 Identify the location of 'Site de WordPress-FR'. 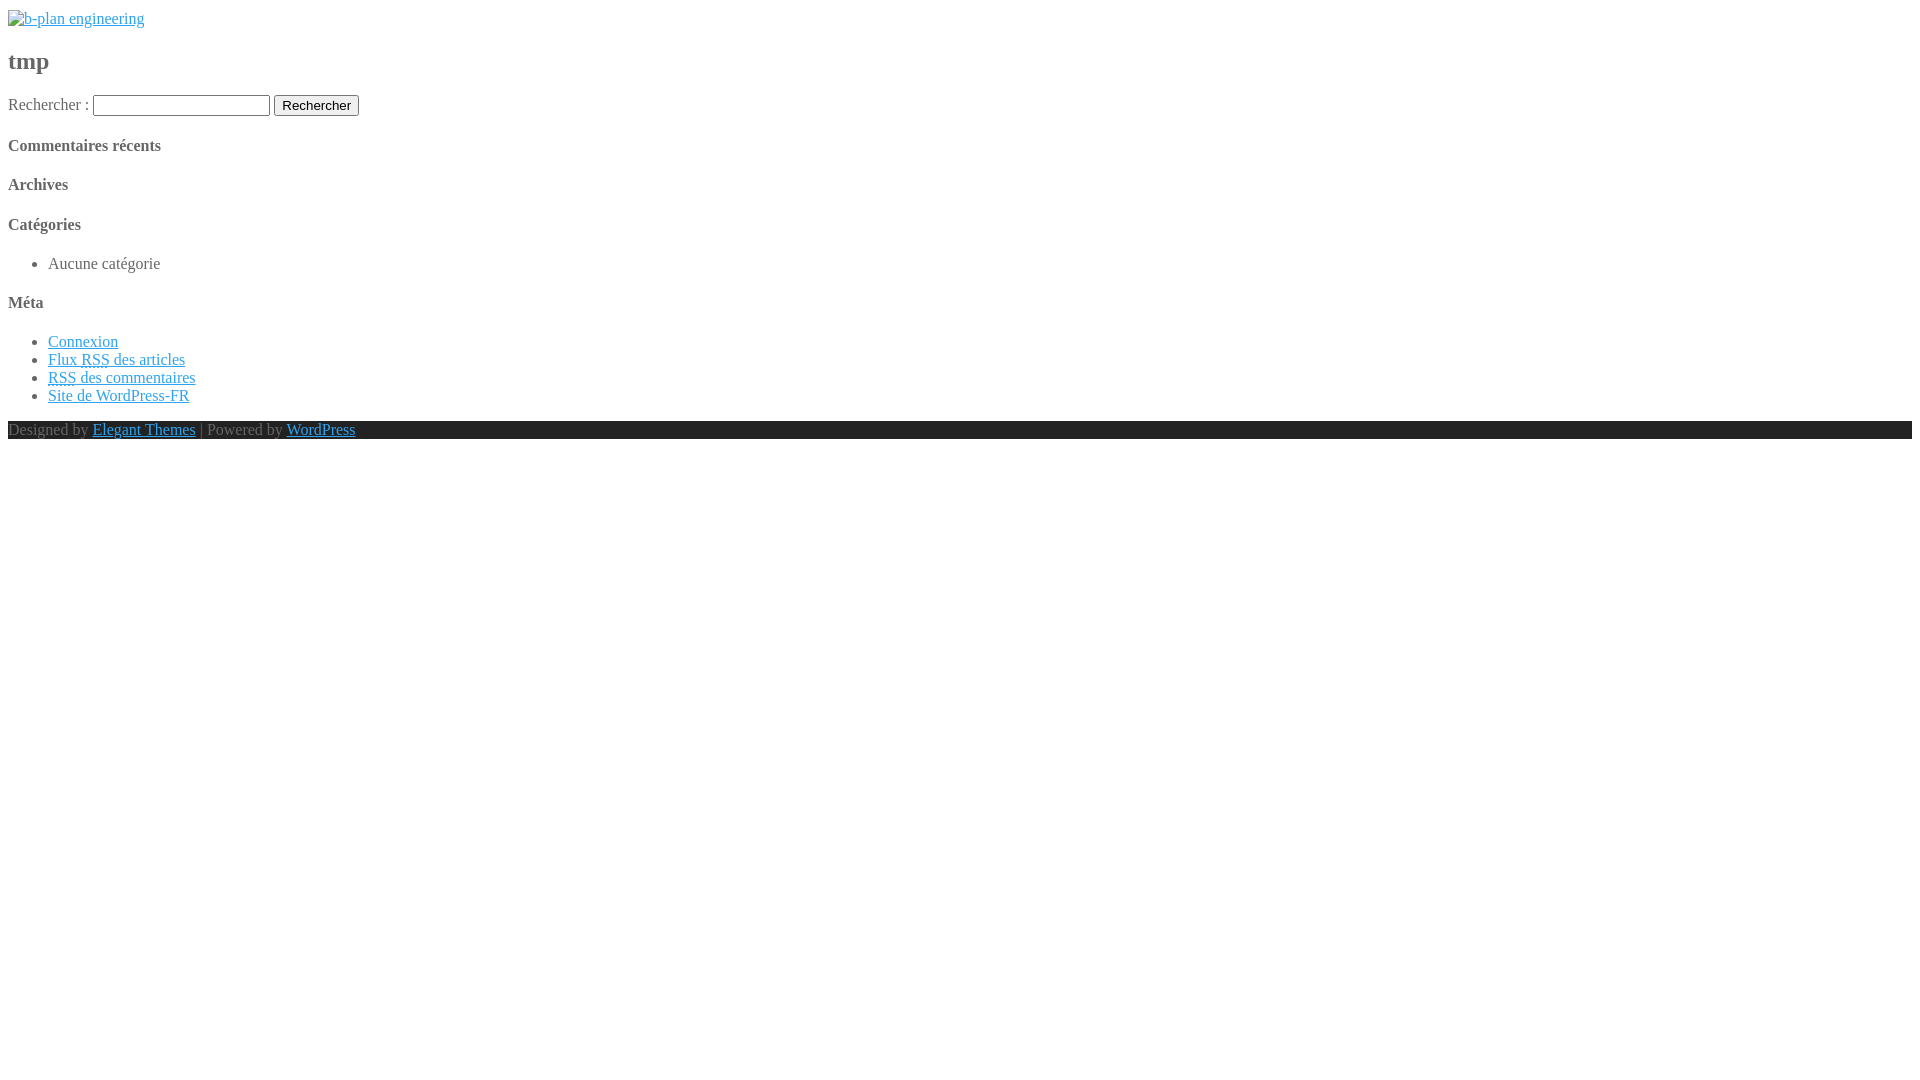
(118, 395).